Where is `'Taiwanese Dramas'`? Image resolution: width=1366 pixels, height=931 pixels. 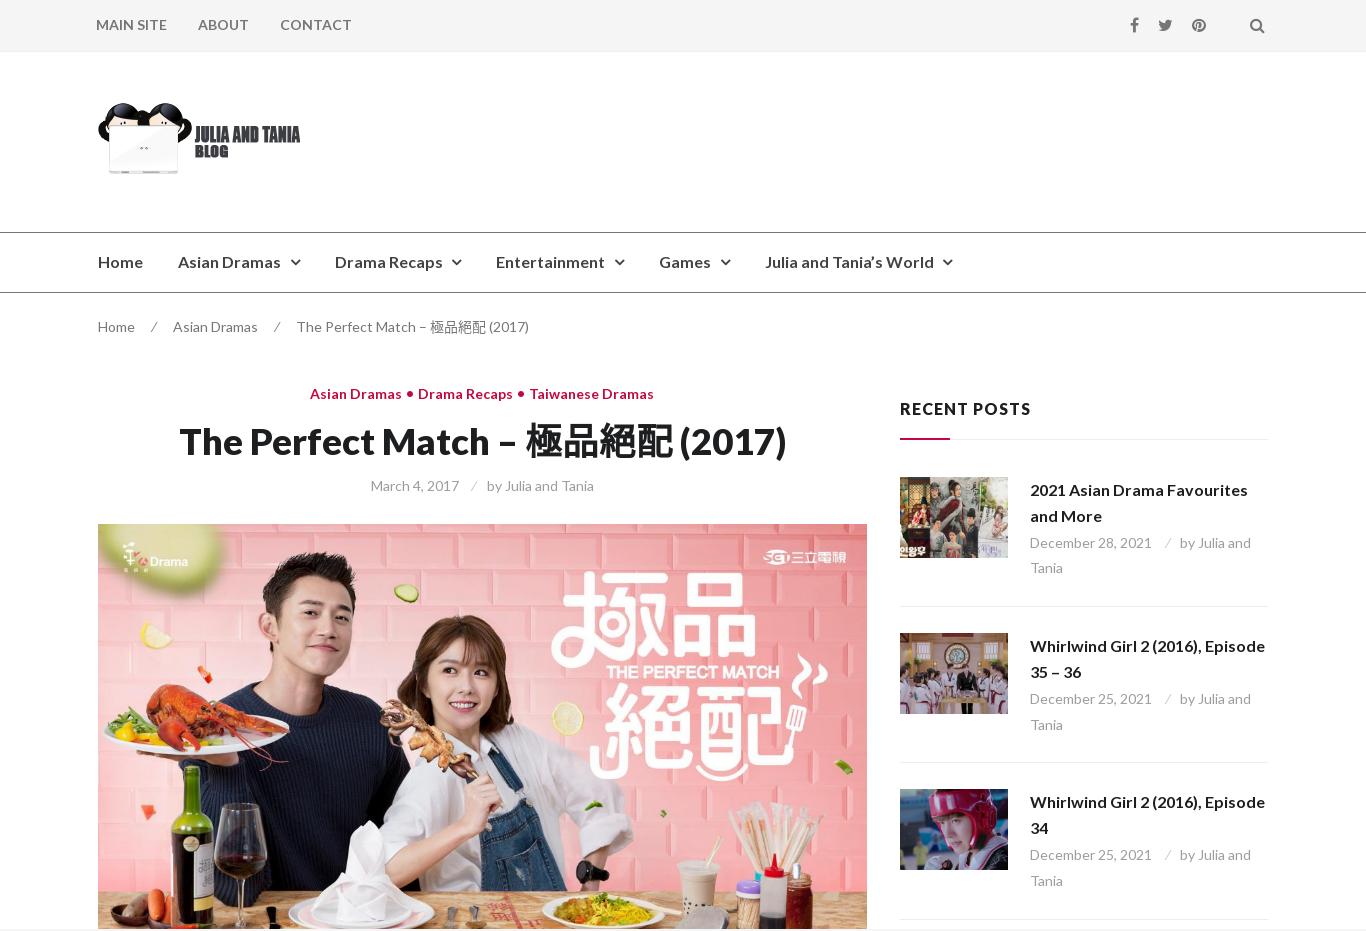 'Taiwanese Dramas' is located at coordinates (590, 393).